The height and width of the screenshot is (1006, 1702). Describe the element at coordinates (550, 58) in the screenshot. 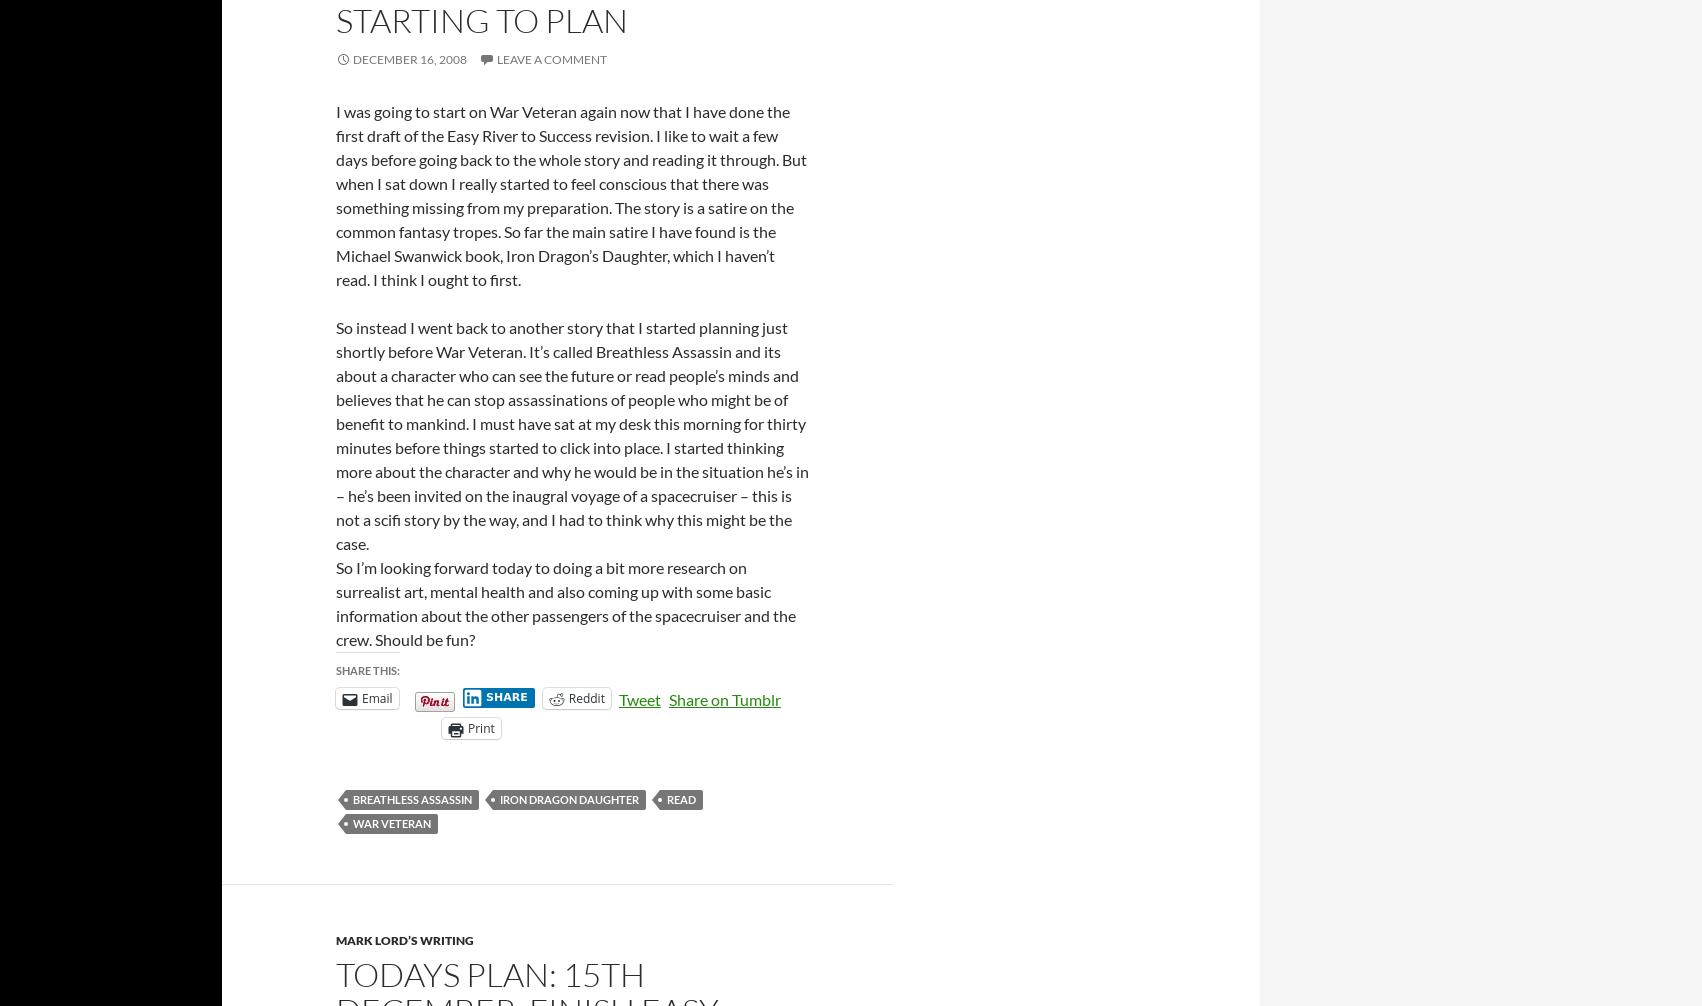

I see `'Leave a comment'` at that location.